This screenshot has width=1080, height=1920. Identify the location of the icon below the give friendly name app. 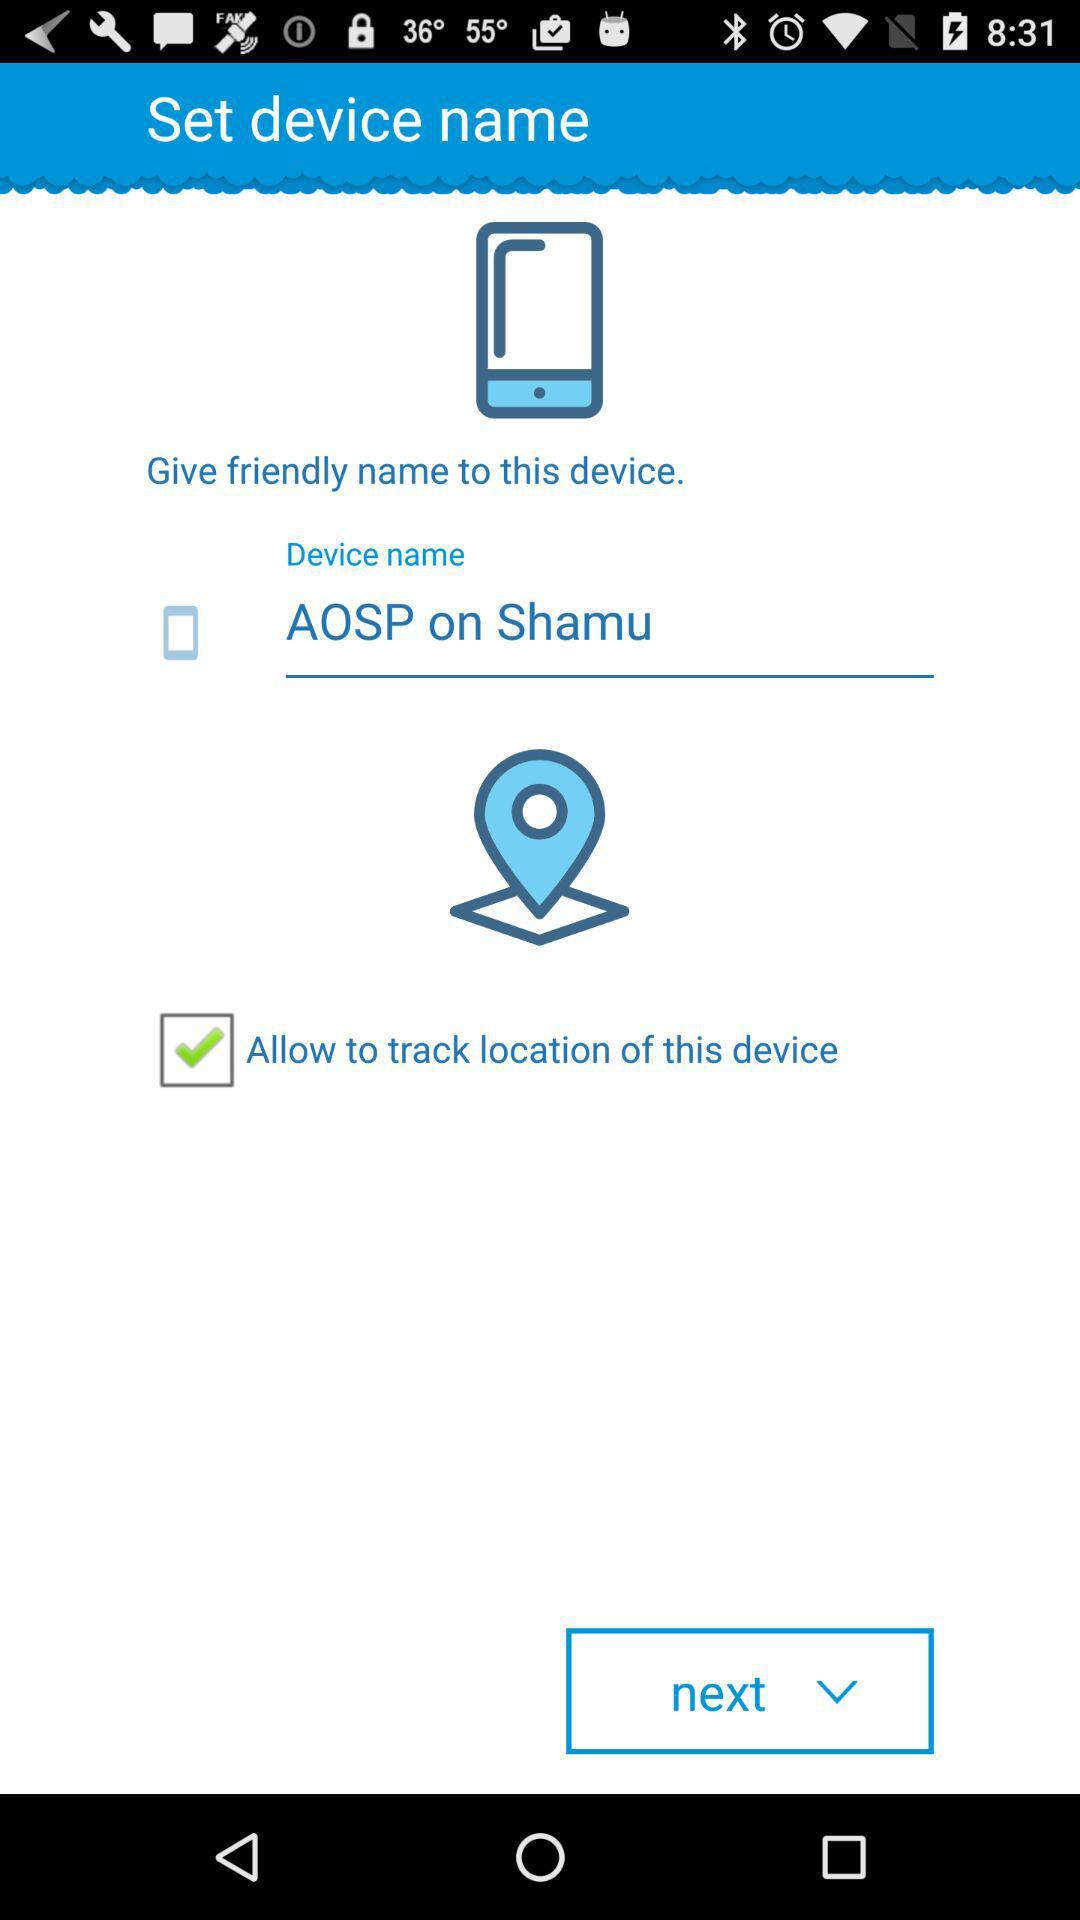
(540, 633).